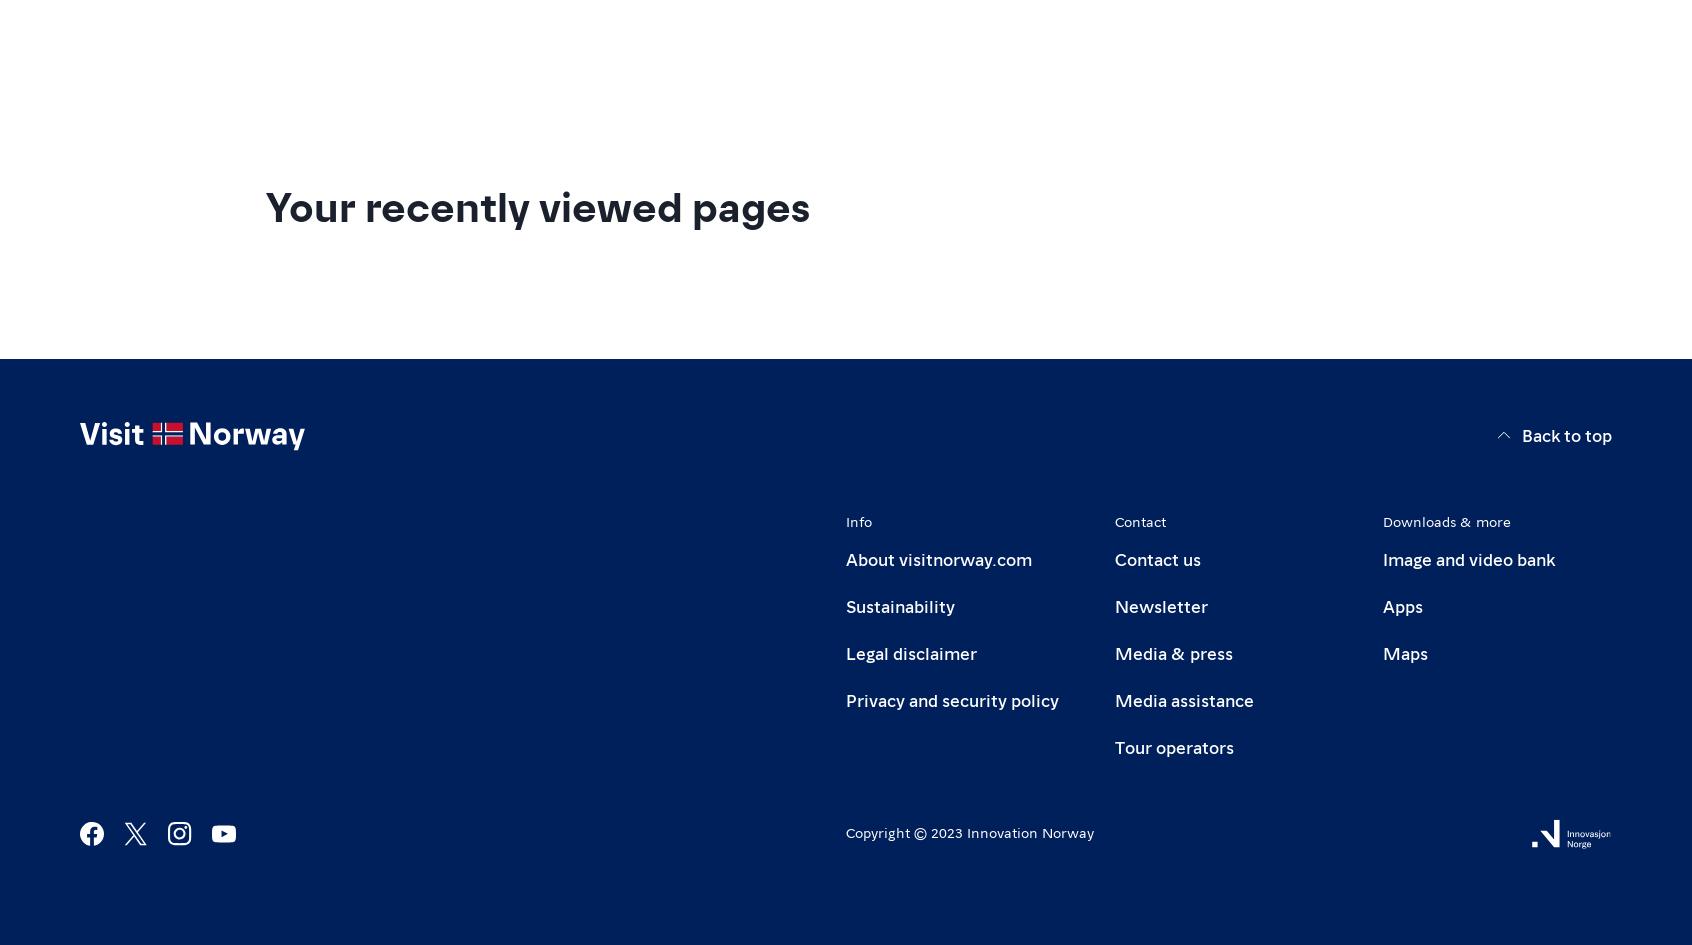  What do you see at coordinates (452, 144) in the screenshot?
I see `'Skulpturlandskap Nordland'` at bounding box center [452, 144].